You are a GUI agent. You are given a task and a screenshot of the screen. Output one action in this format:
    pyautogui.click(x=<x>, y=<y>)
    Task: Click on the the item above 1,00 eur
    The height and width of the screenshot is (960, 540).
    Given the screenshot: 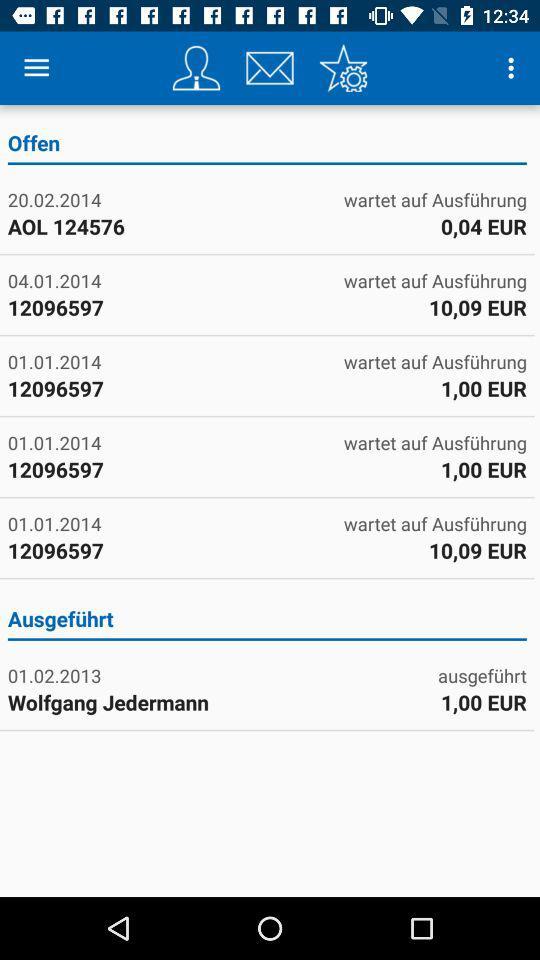 What is the action you would take?
    pyautogui.click(x=481, y=675)
    